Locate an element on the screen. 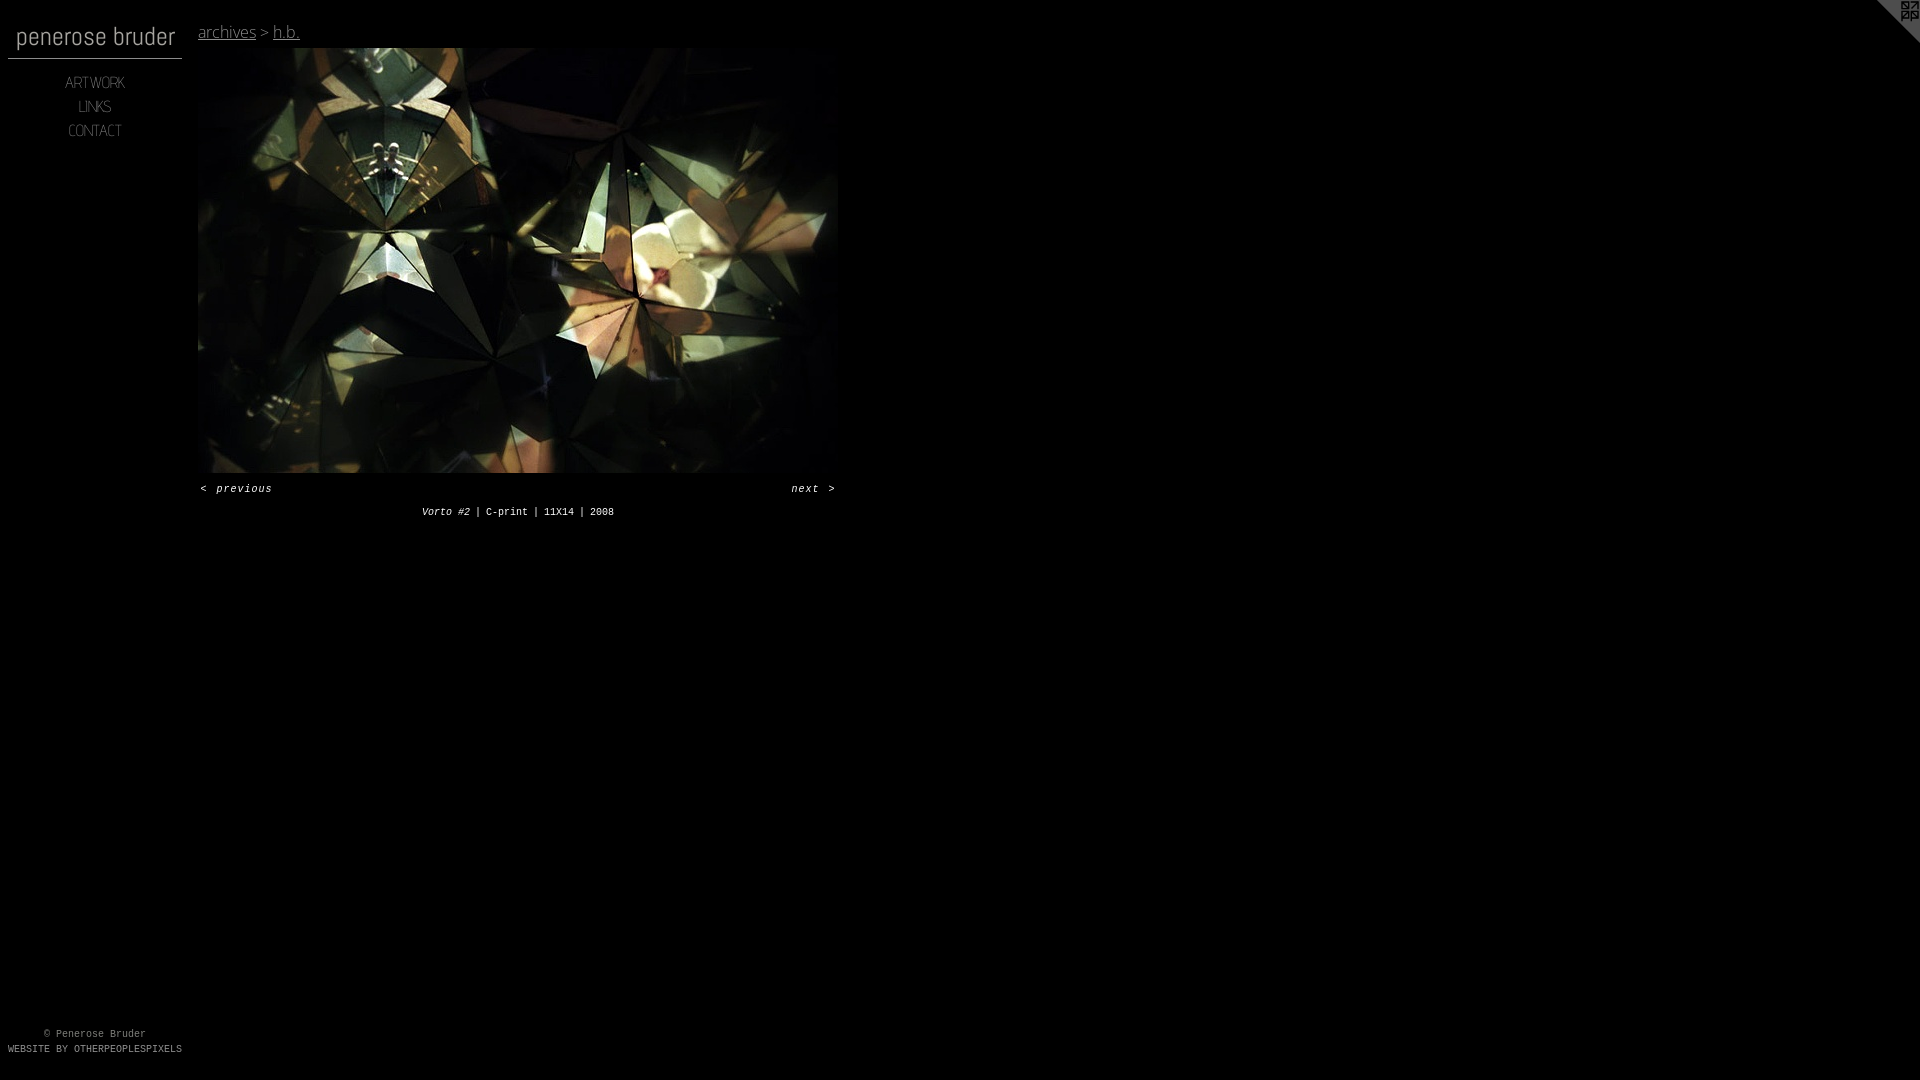  'h.b.' is located at coordinates (285, 31).